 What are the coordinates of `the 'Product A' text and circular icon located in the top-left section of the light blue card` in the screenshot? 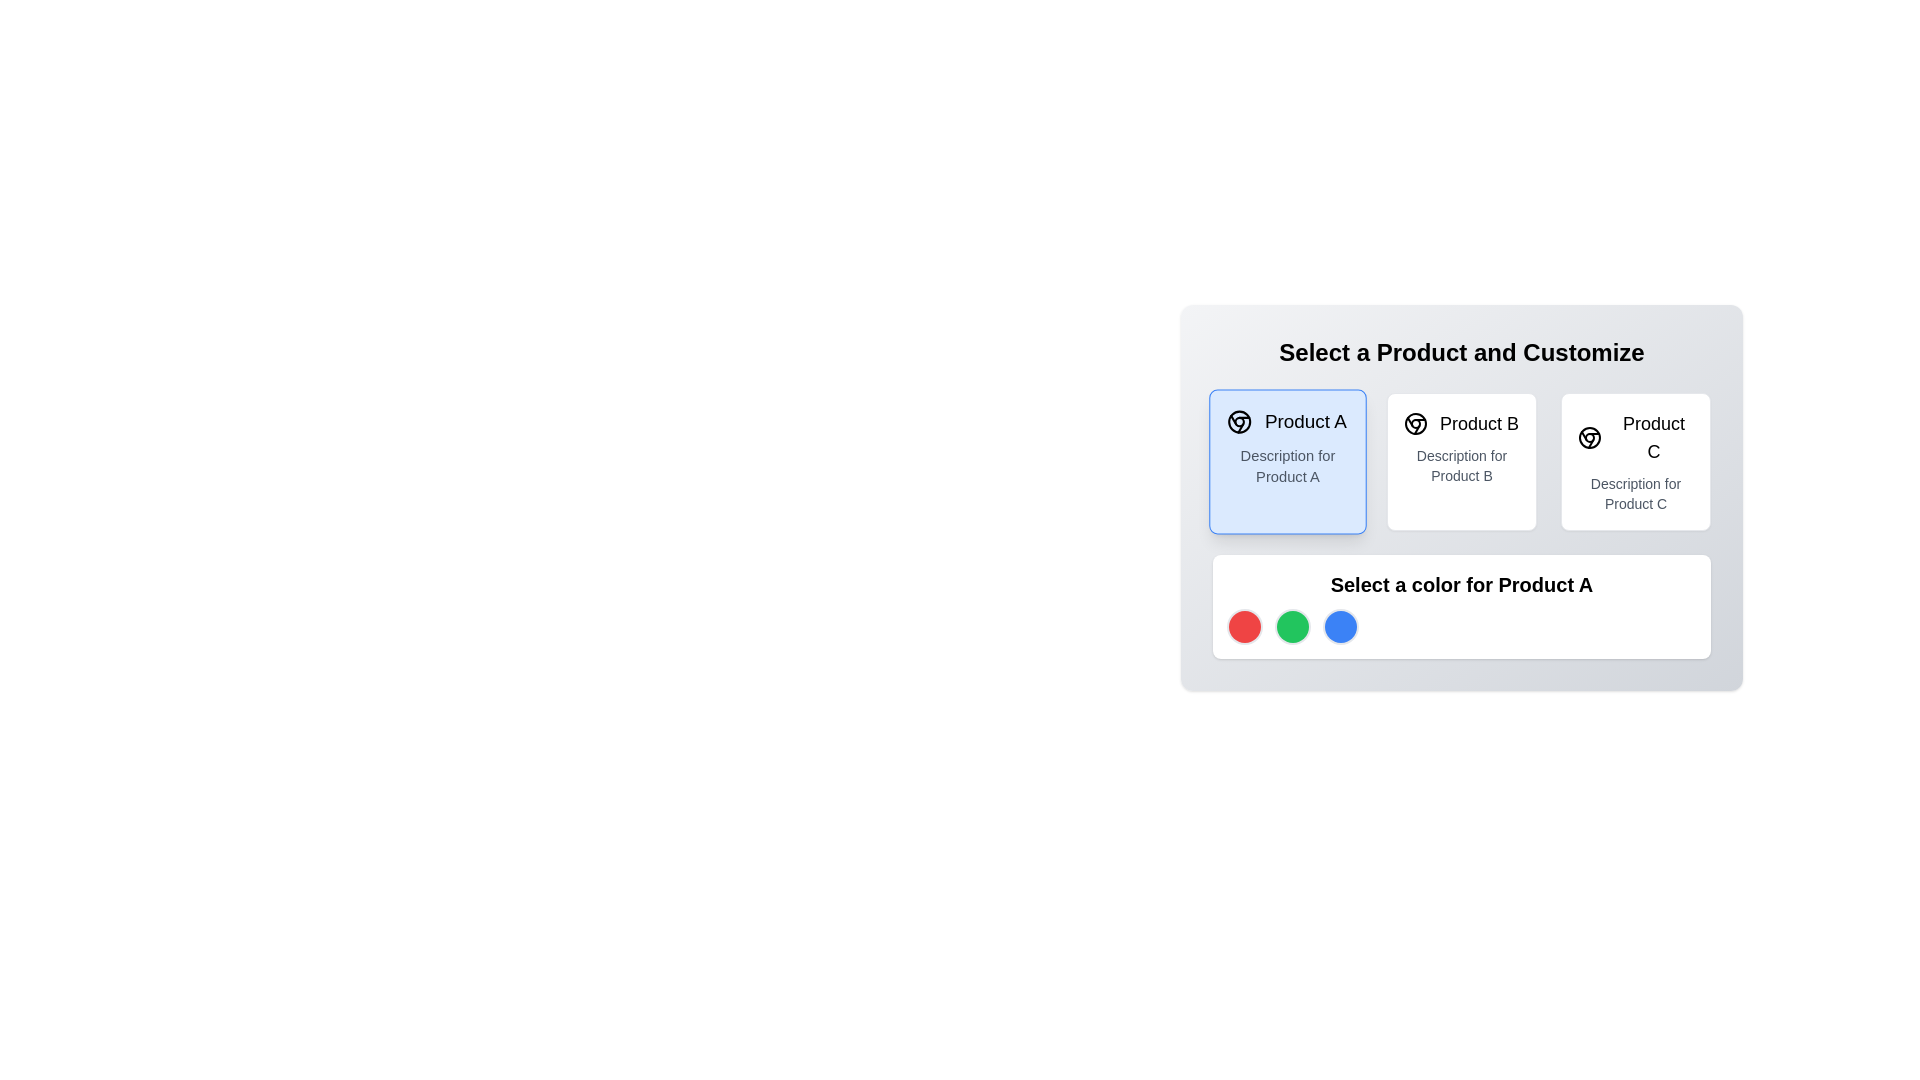 It's located at (1287, 420).